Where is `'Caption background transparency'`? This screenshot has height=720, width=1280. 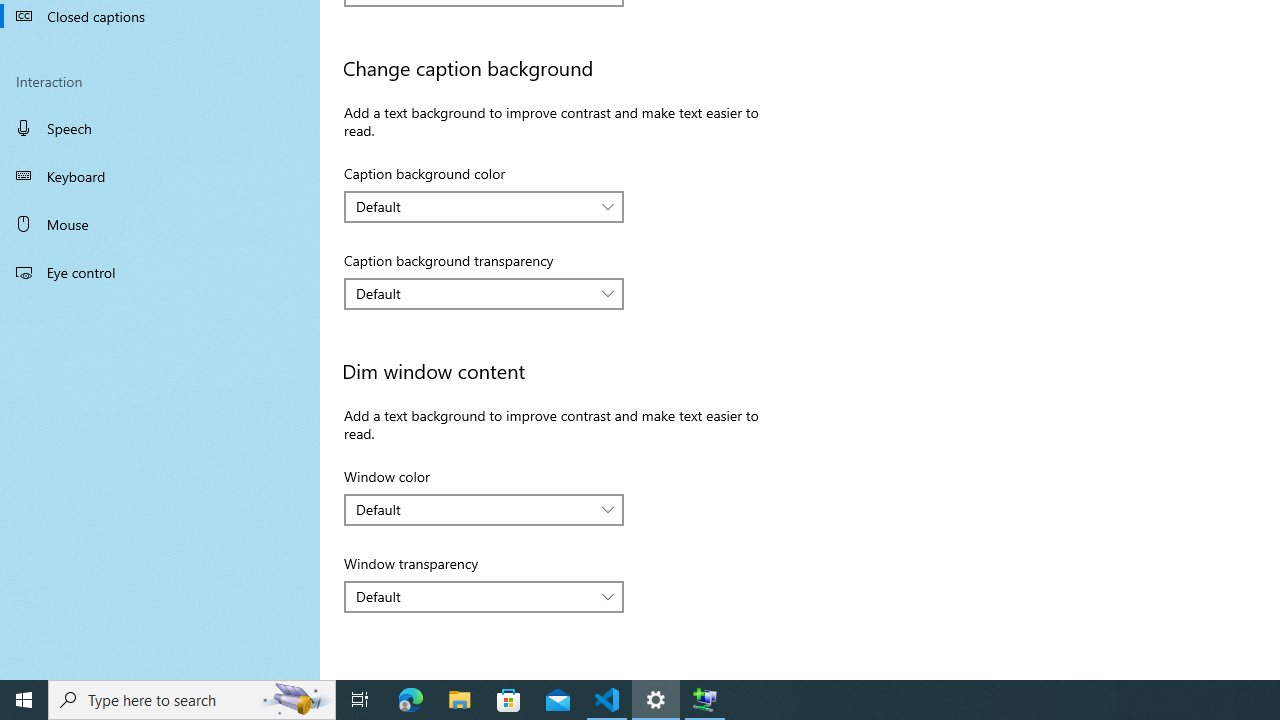 'Caption background transparency' is located at coordinates (484, 294).